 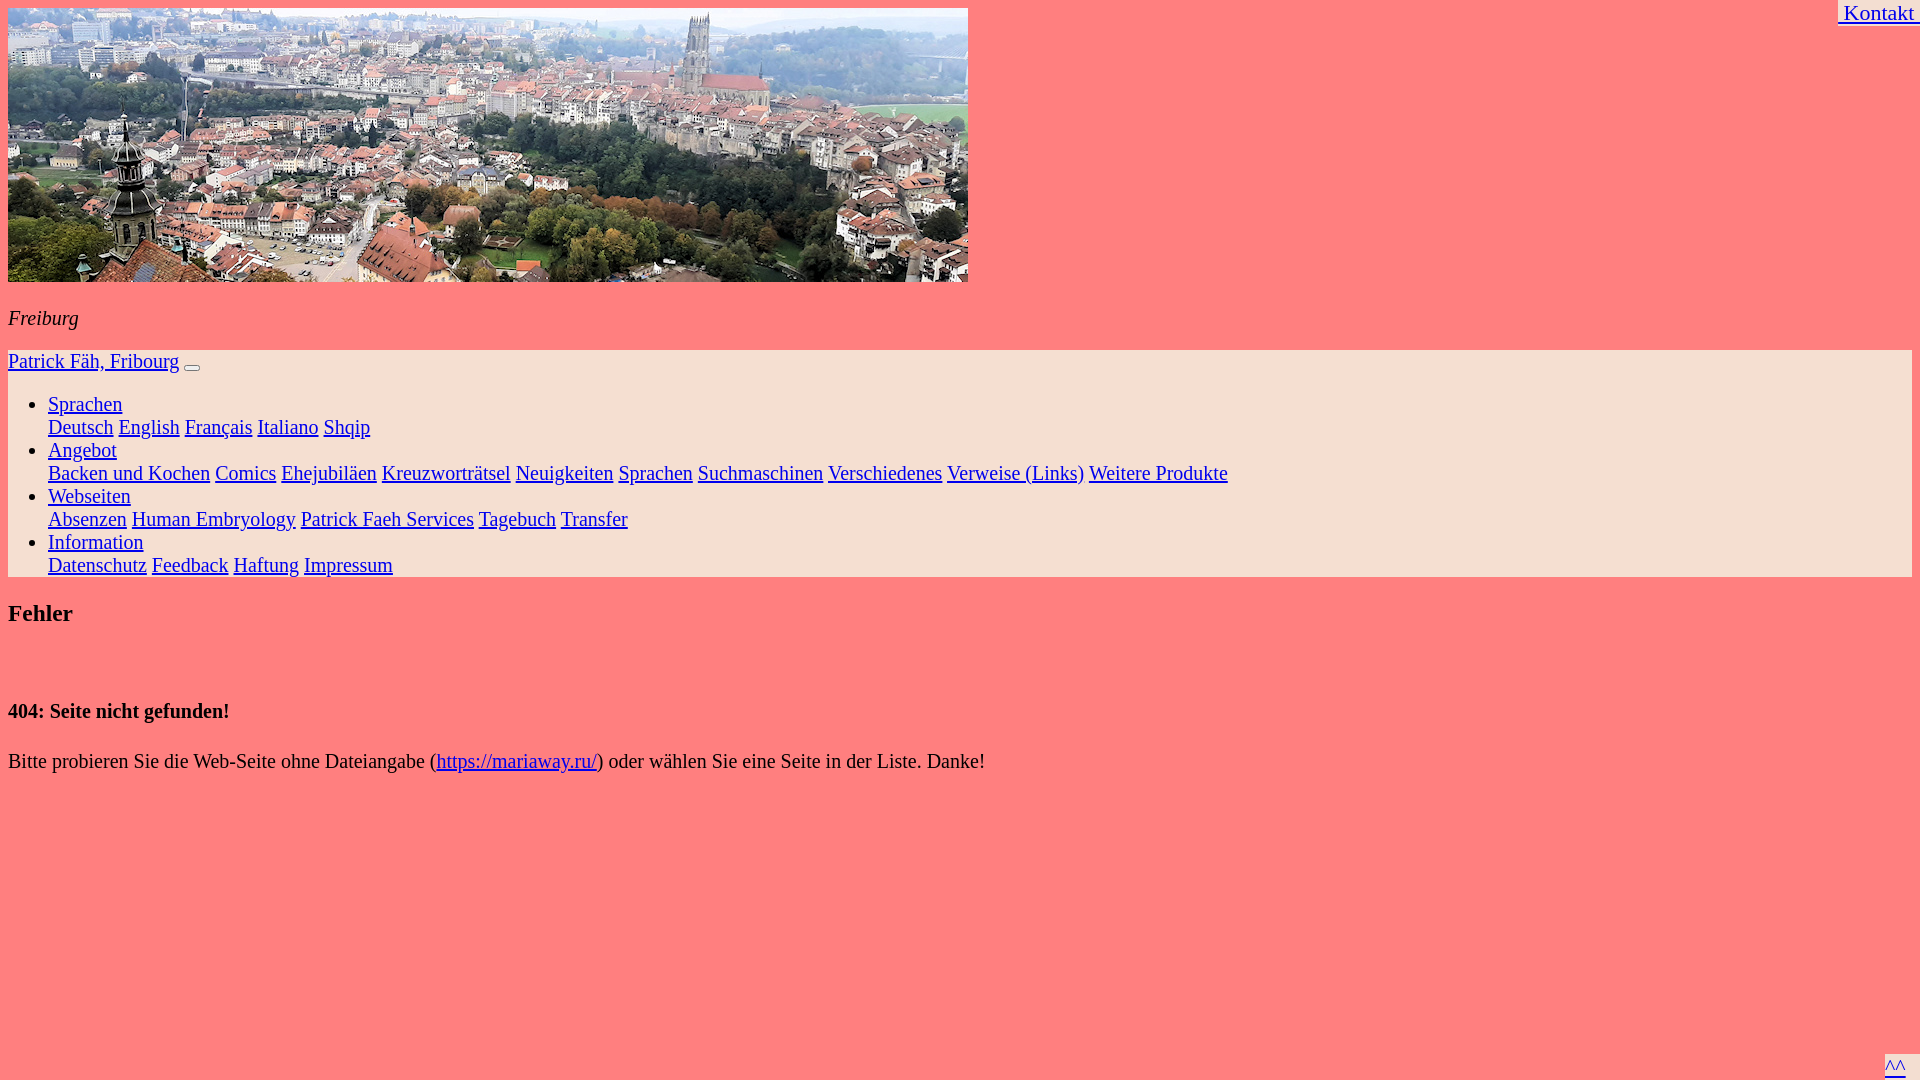 I want to click on 'Deutsch', so click(x=80, y=426).